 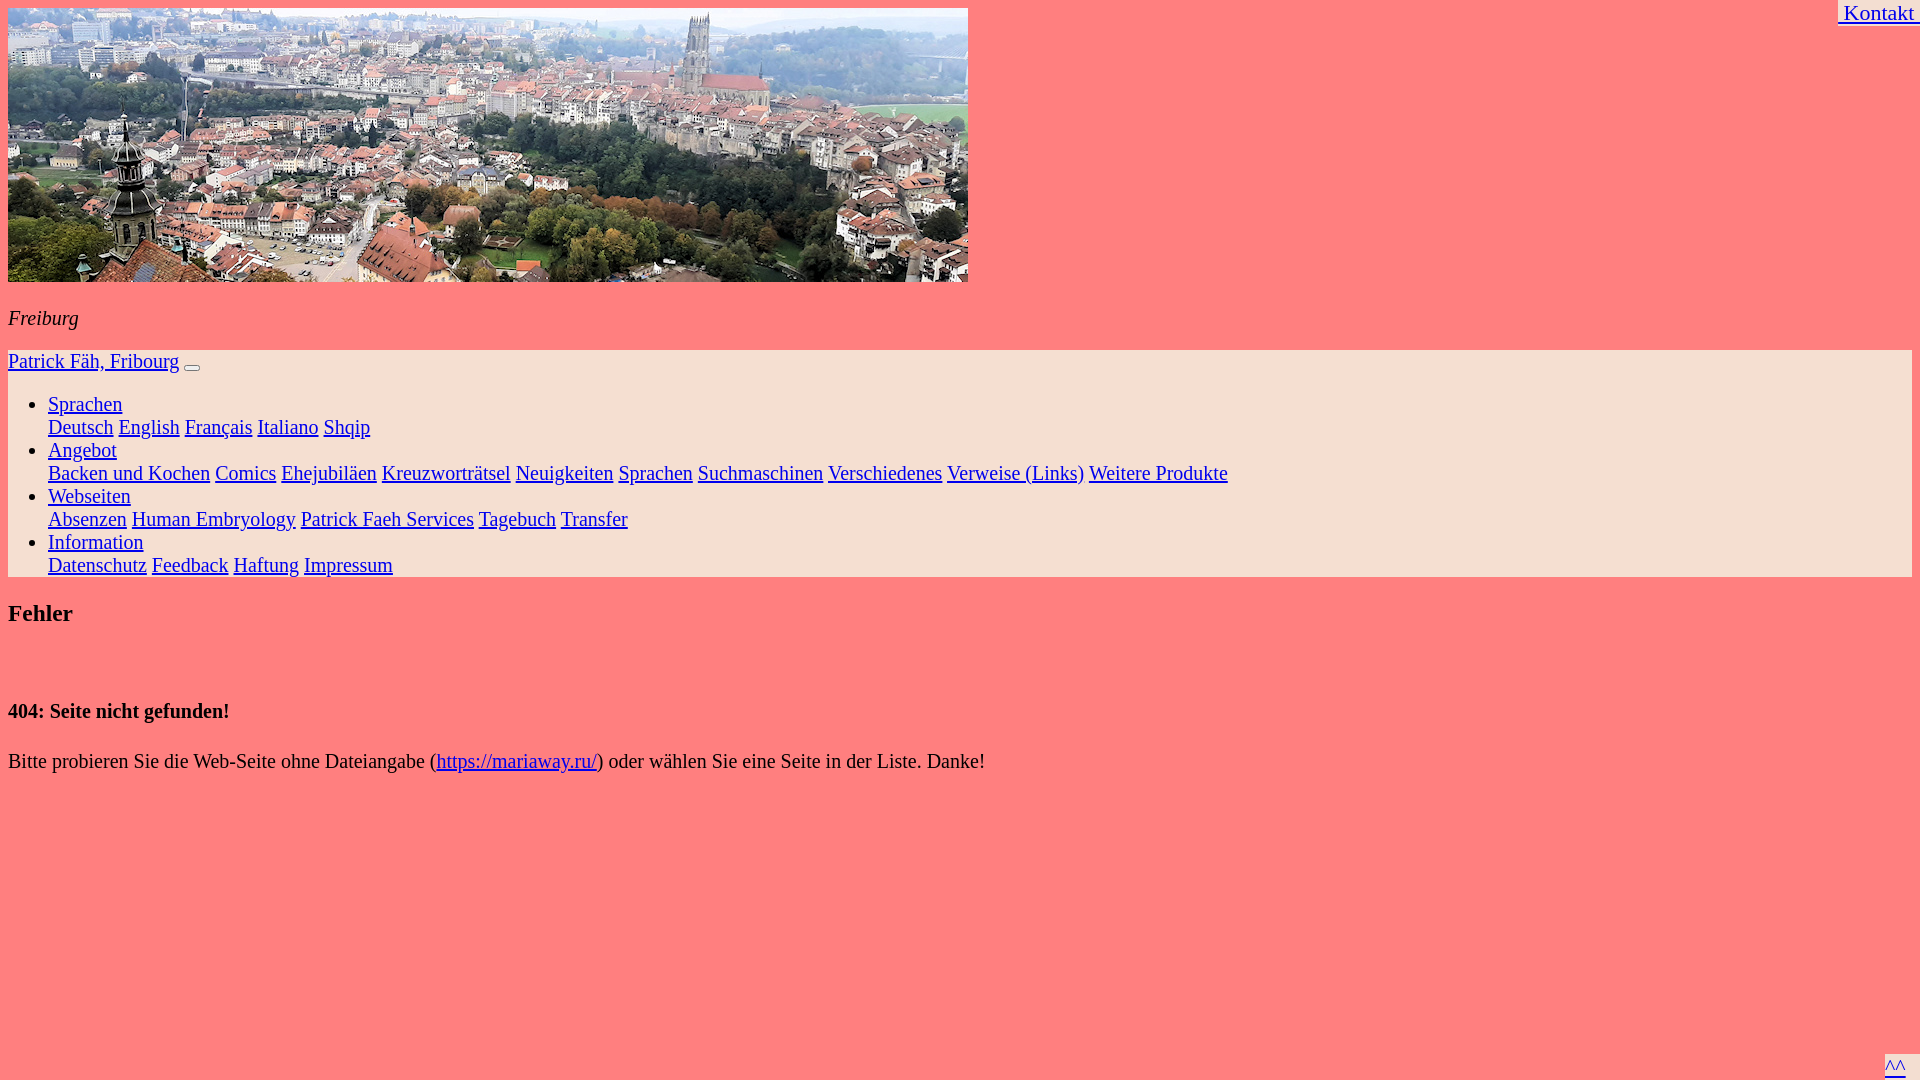 I want to click on 'Deutsch', so click(x=80, y=426).